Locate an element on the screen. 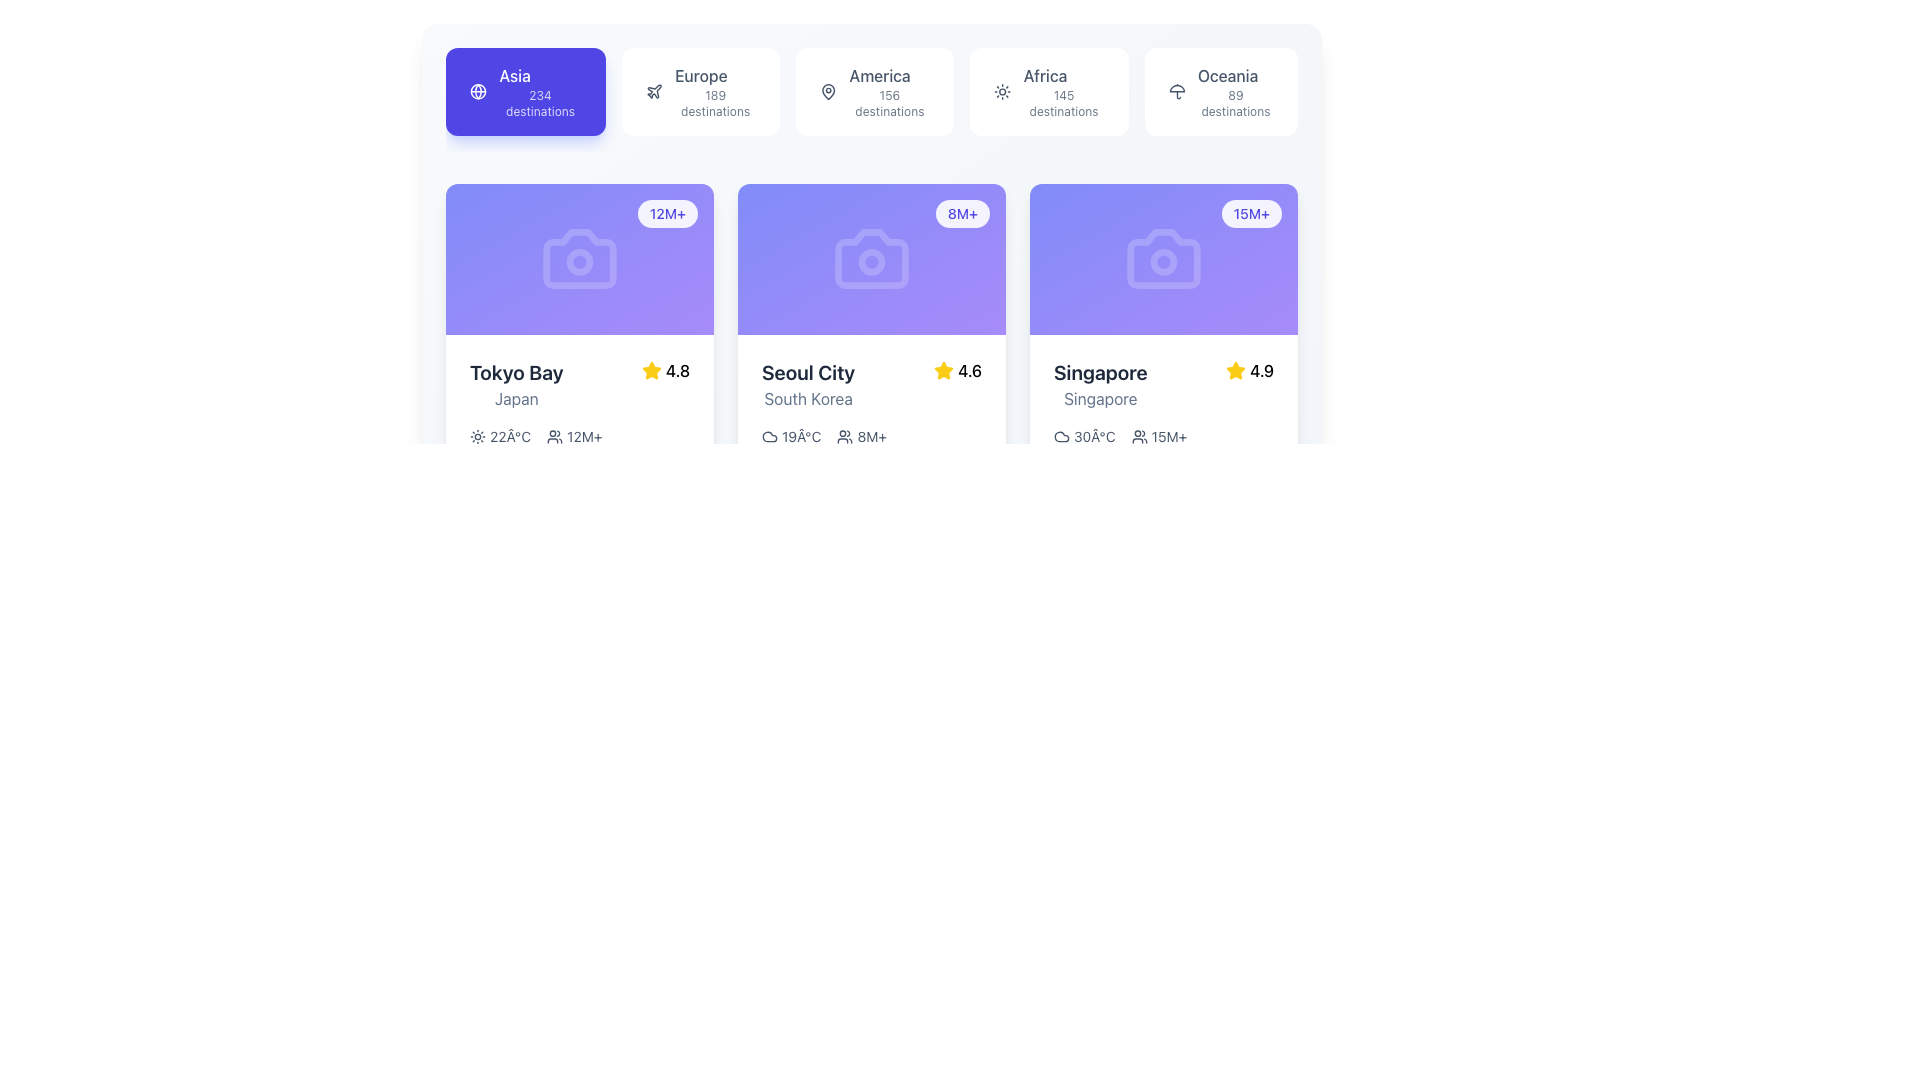  the text label displaying '8M+' paired with a group icon, located in the second column of the three-item horizontal grid layout below the main title and subtitle of the 'Seoul City' card is located at coordinates (862, 435).